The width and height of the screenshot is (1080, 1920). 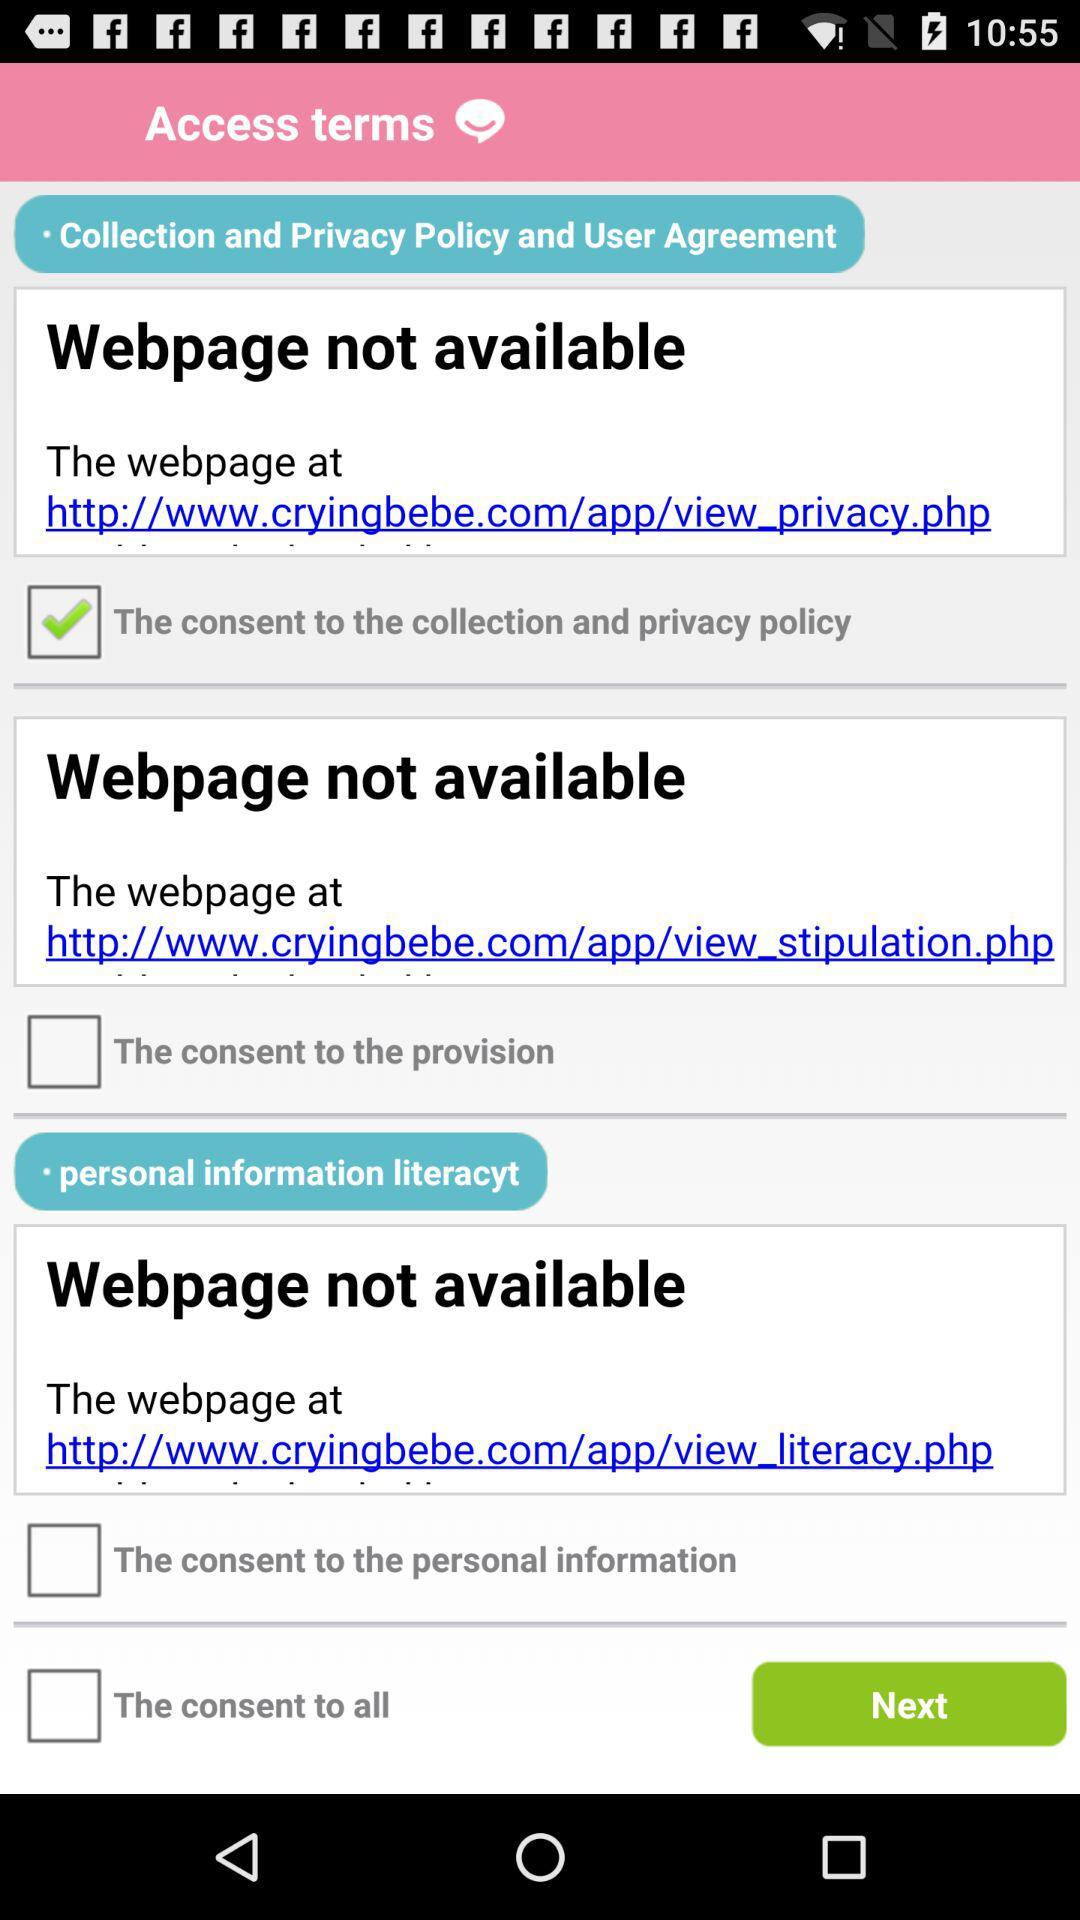 What do you see at coordinates (540, 420) in the screenshot?
I see `search box` at bounding box center [540, 420].